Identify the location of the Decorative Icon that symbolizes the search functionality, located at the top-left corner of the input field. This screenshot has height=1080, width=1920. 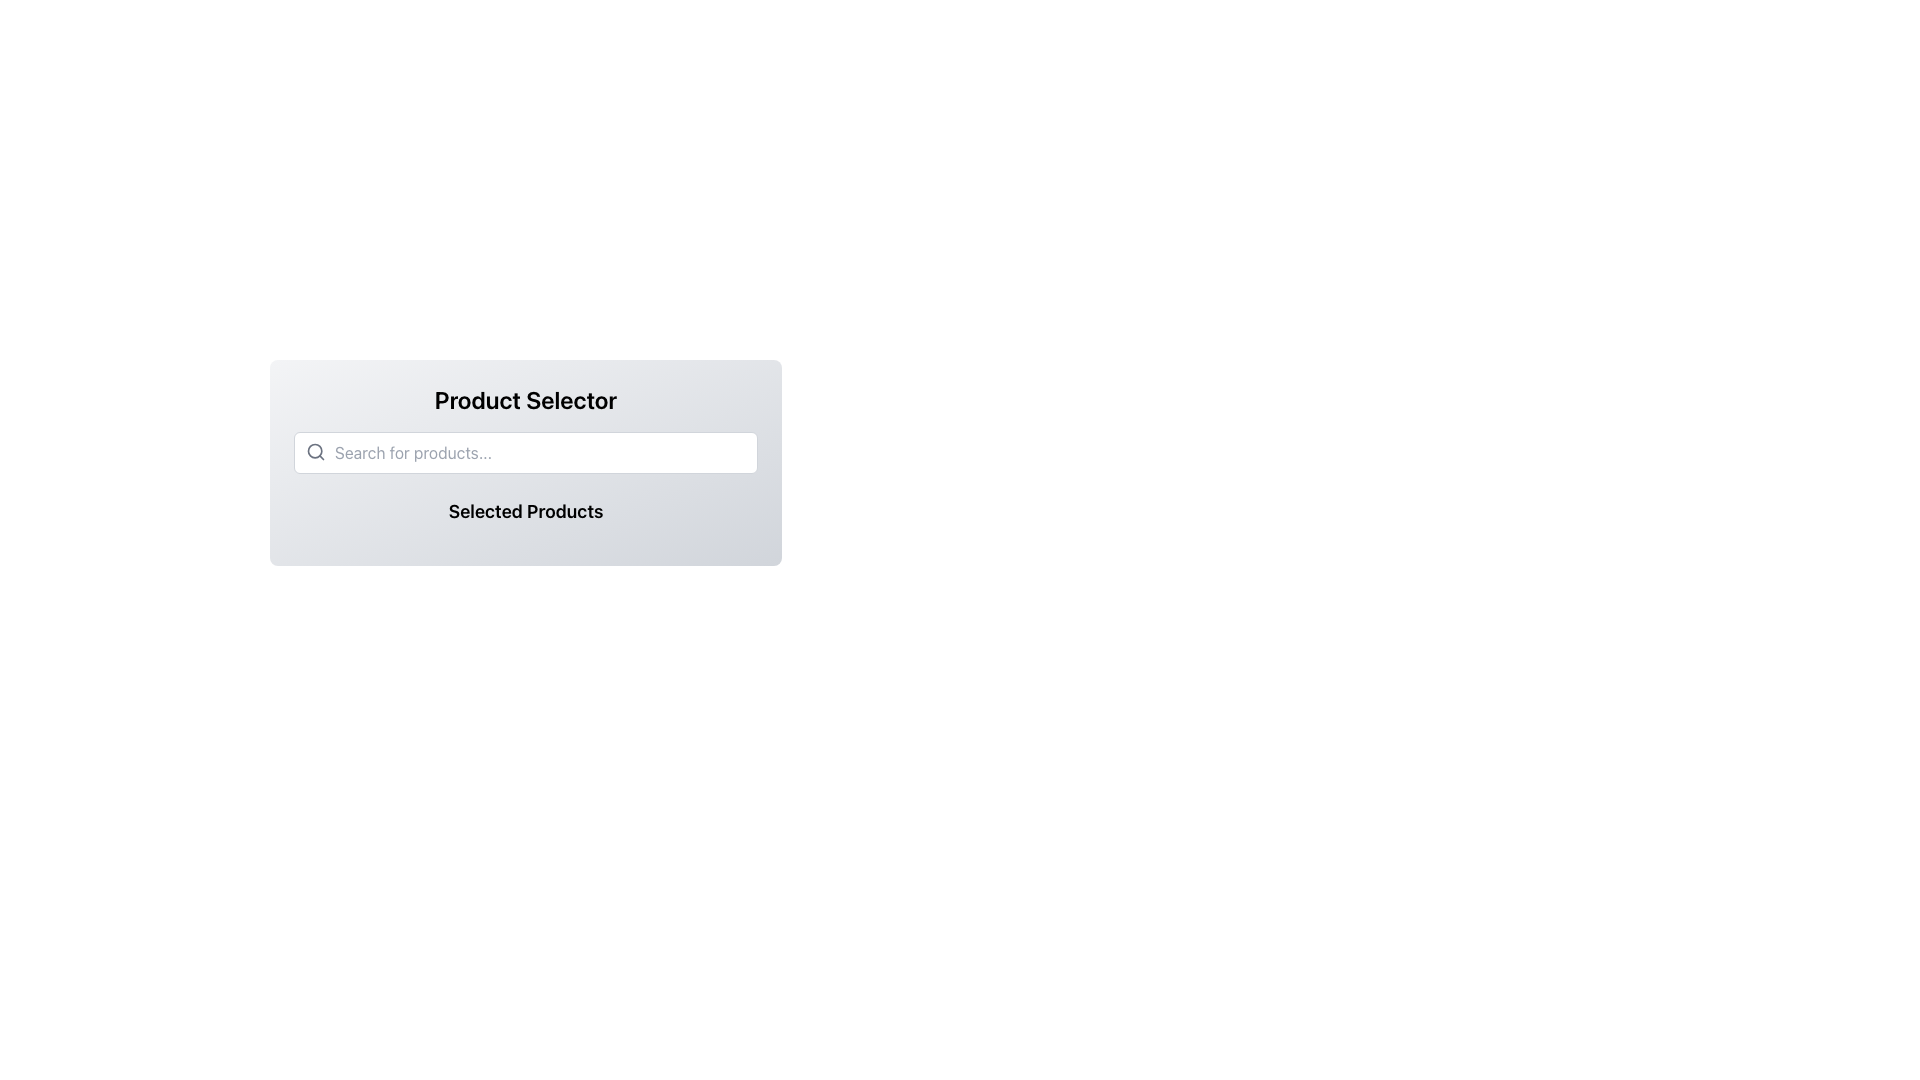
(315, 451).